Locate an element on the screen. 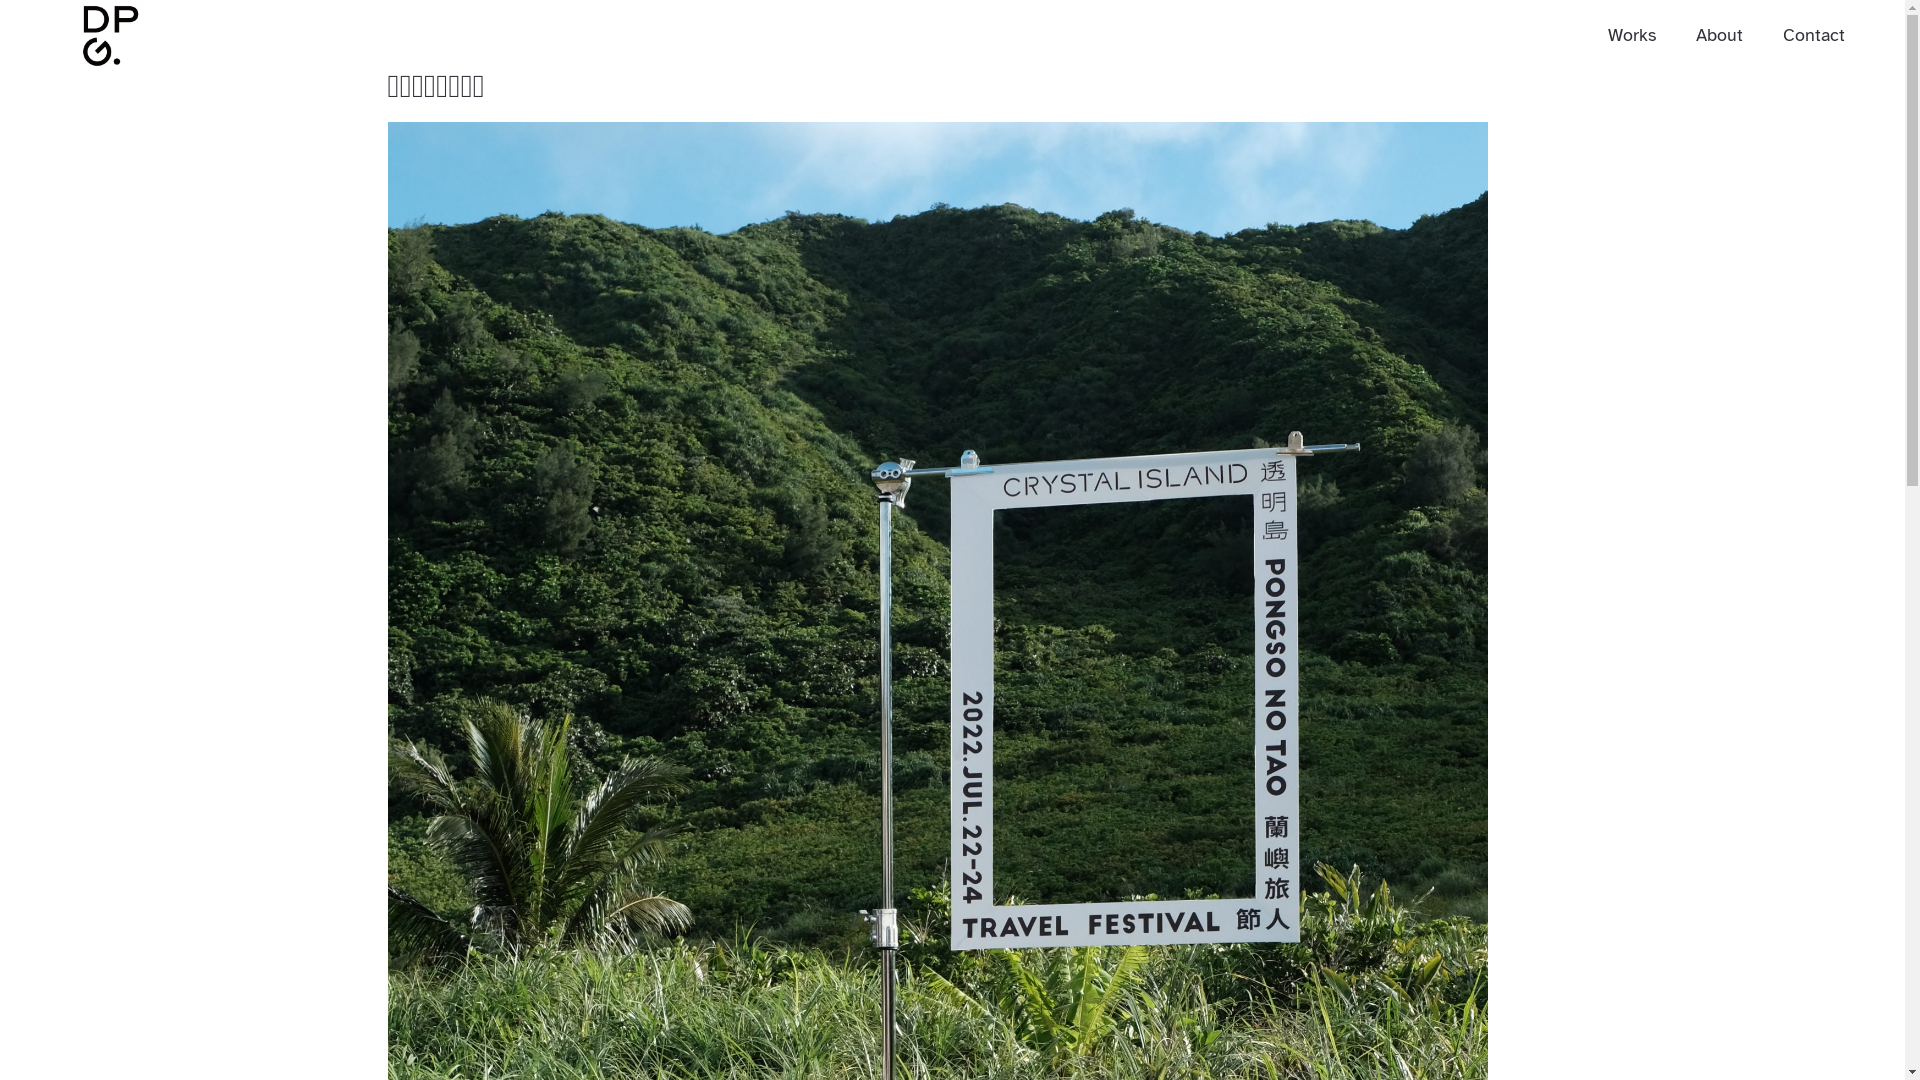  'Works' is located at coordinates (1632, 34).